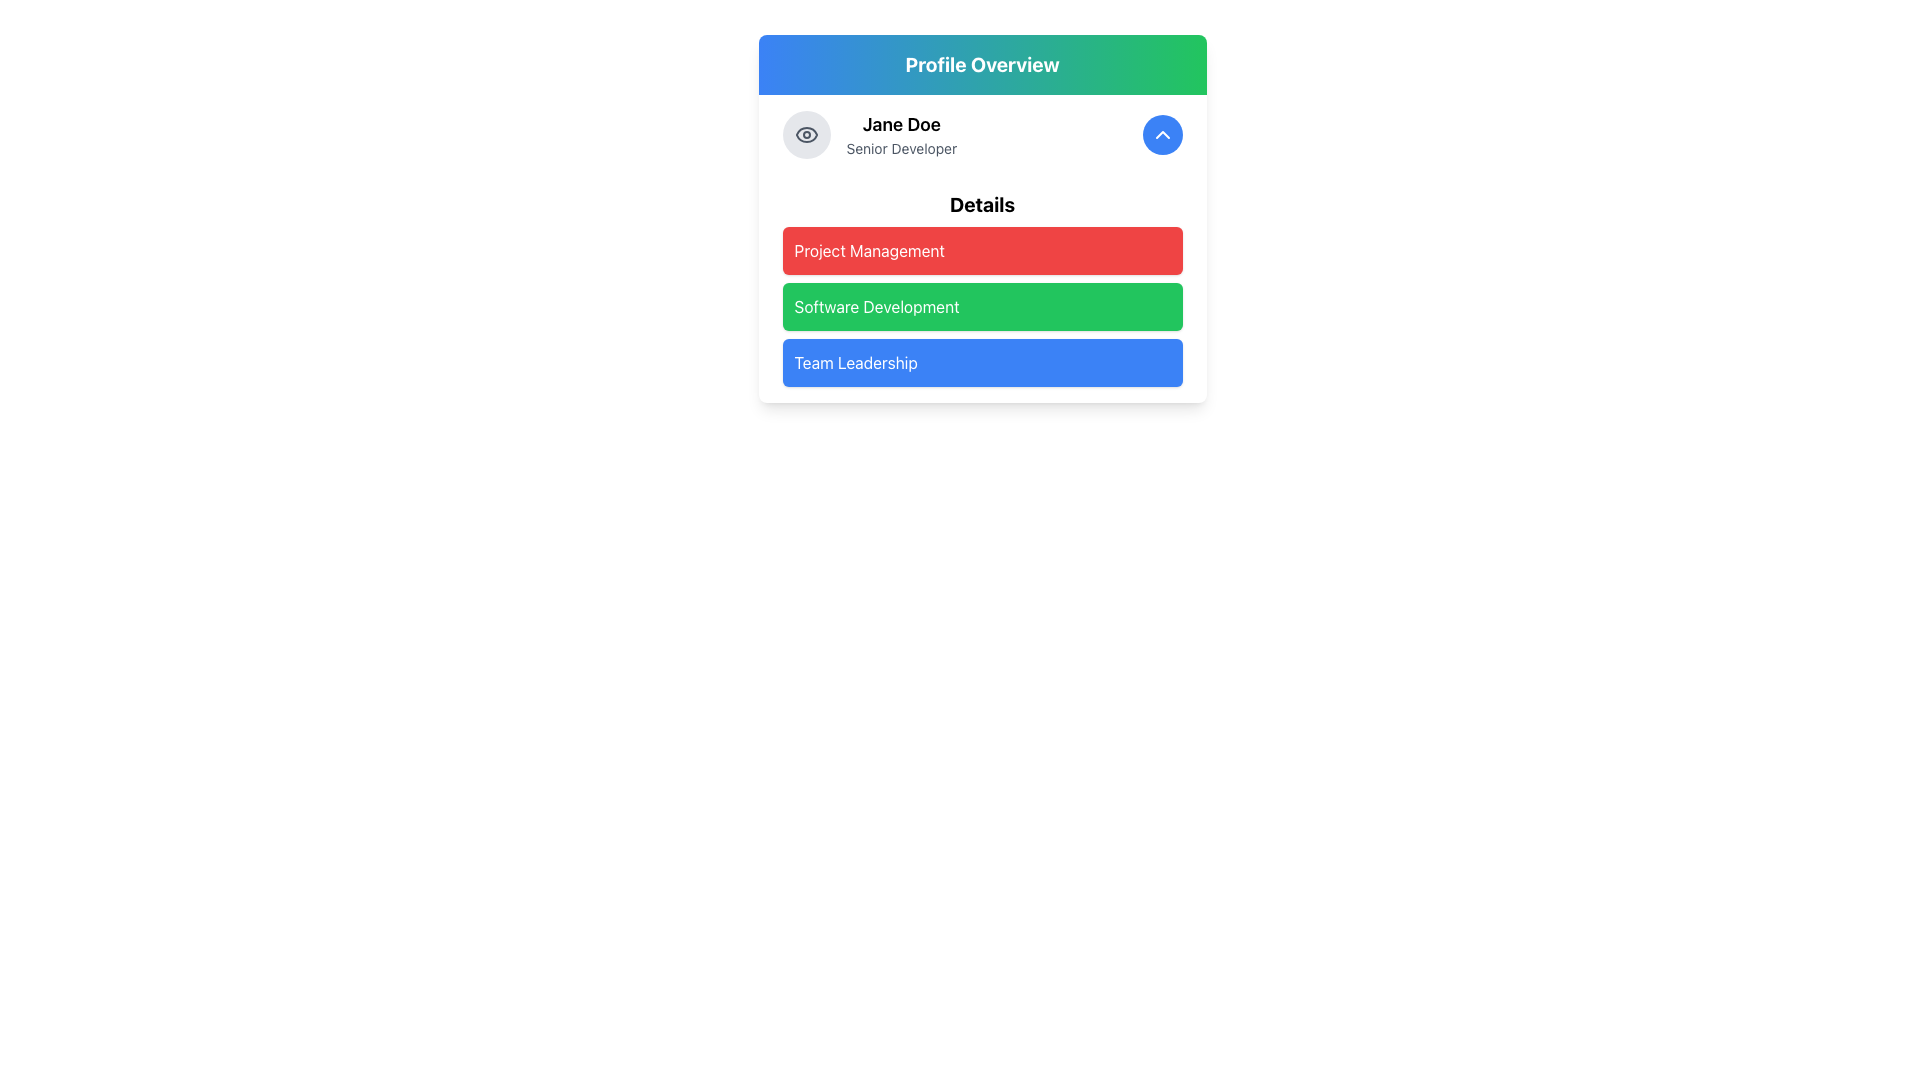 This screenshot has height=1080, width=1920. What do you see at coordinates (806, 135) in the screenshot?
I see `the decorative icon associated with the user 'Jane Doe', located to the left of the text 'Jane Doe Senior Developer'` at bounding box center [806, 135].